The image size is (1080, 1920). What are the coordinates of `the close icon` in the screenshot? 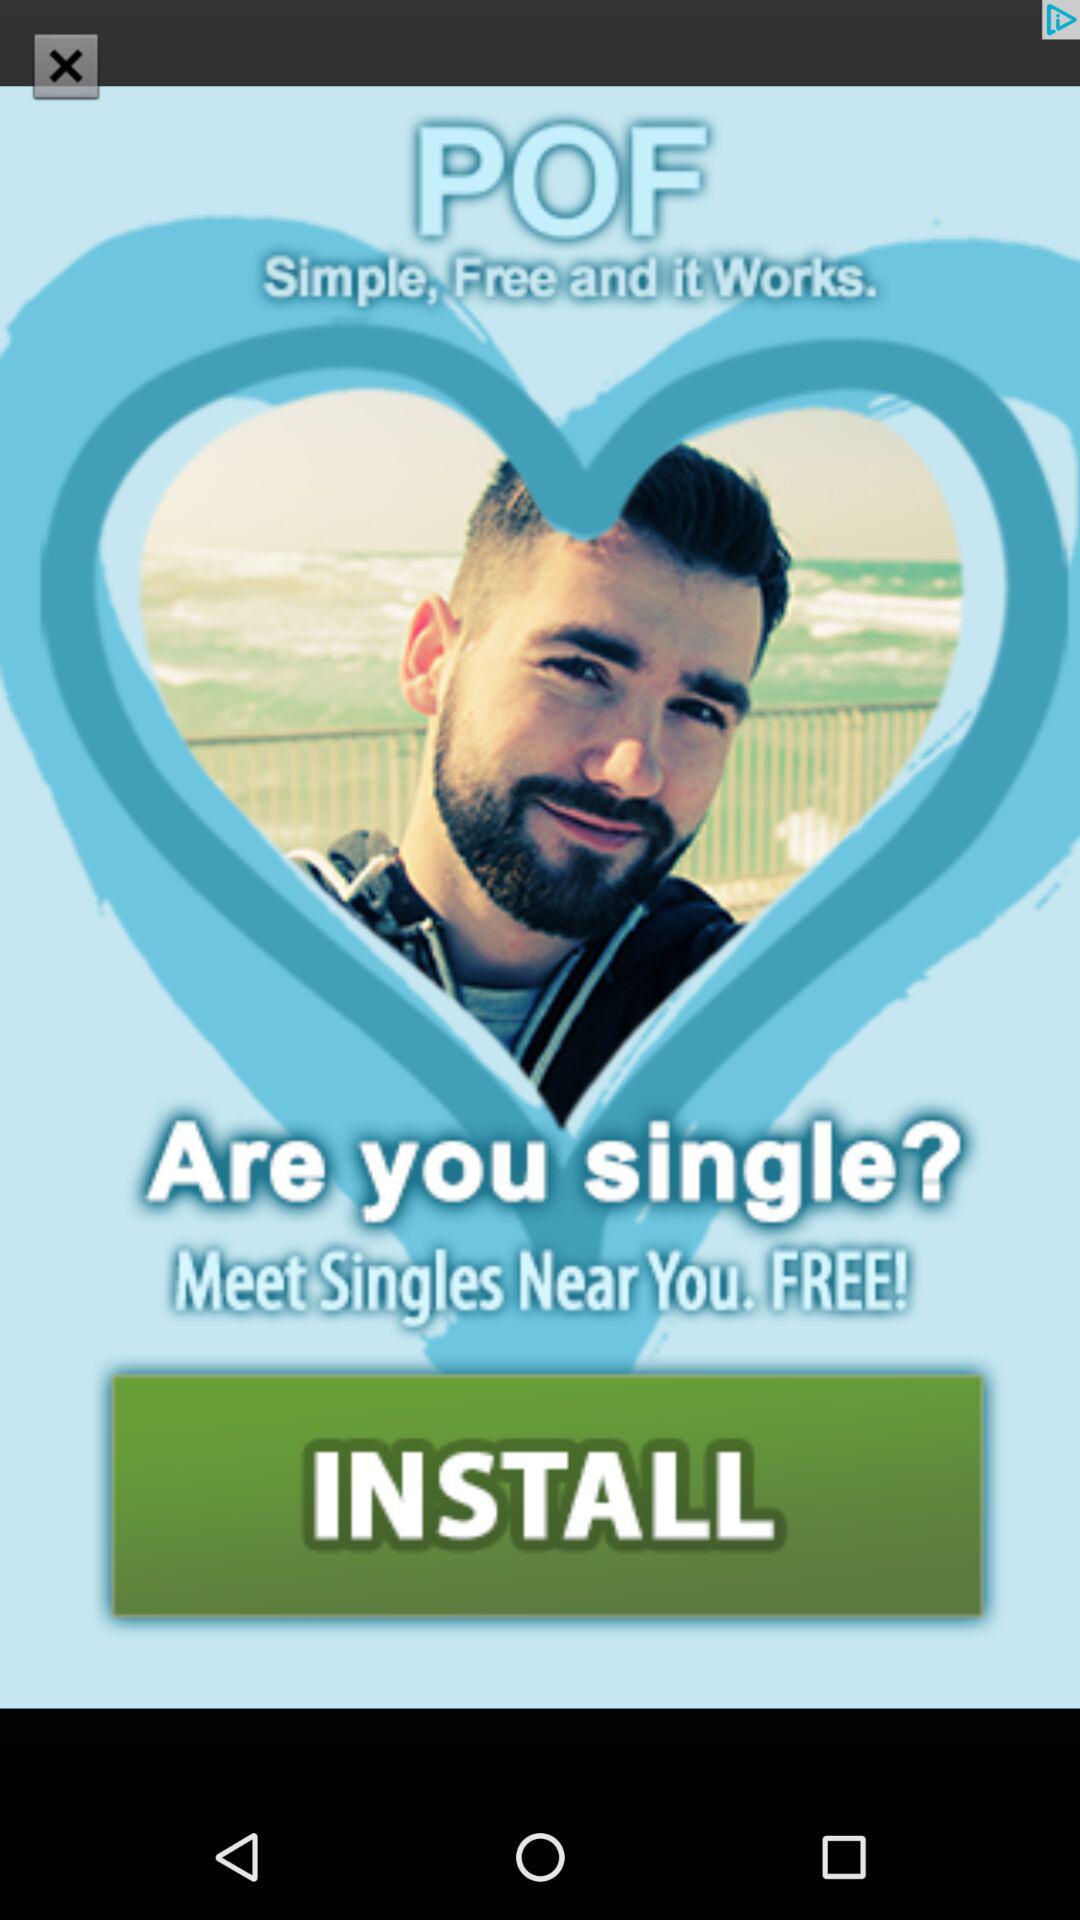 It's located at (64, 70).